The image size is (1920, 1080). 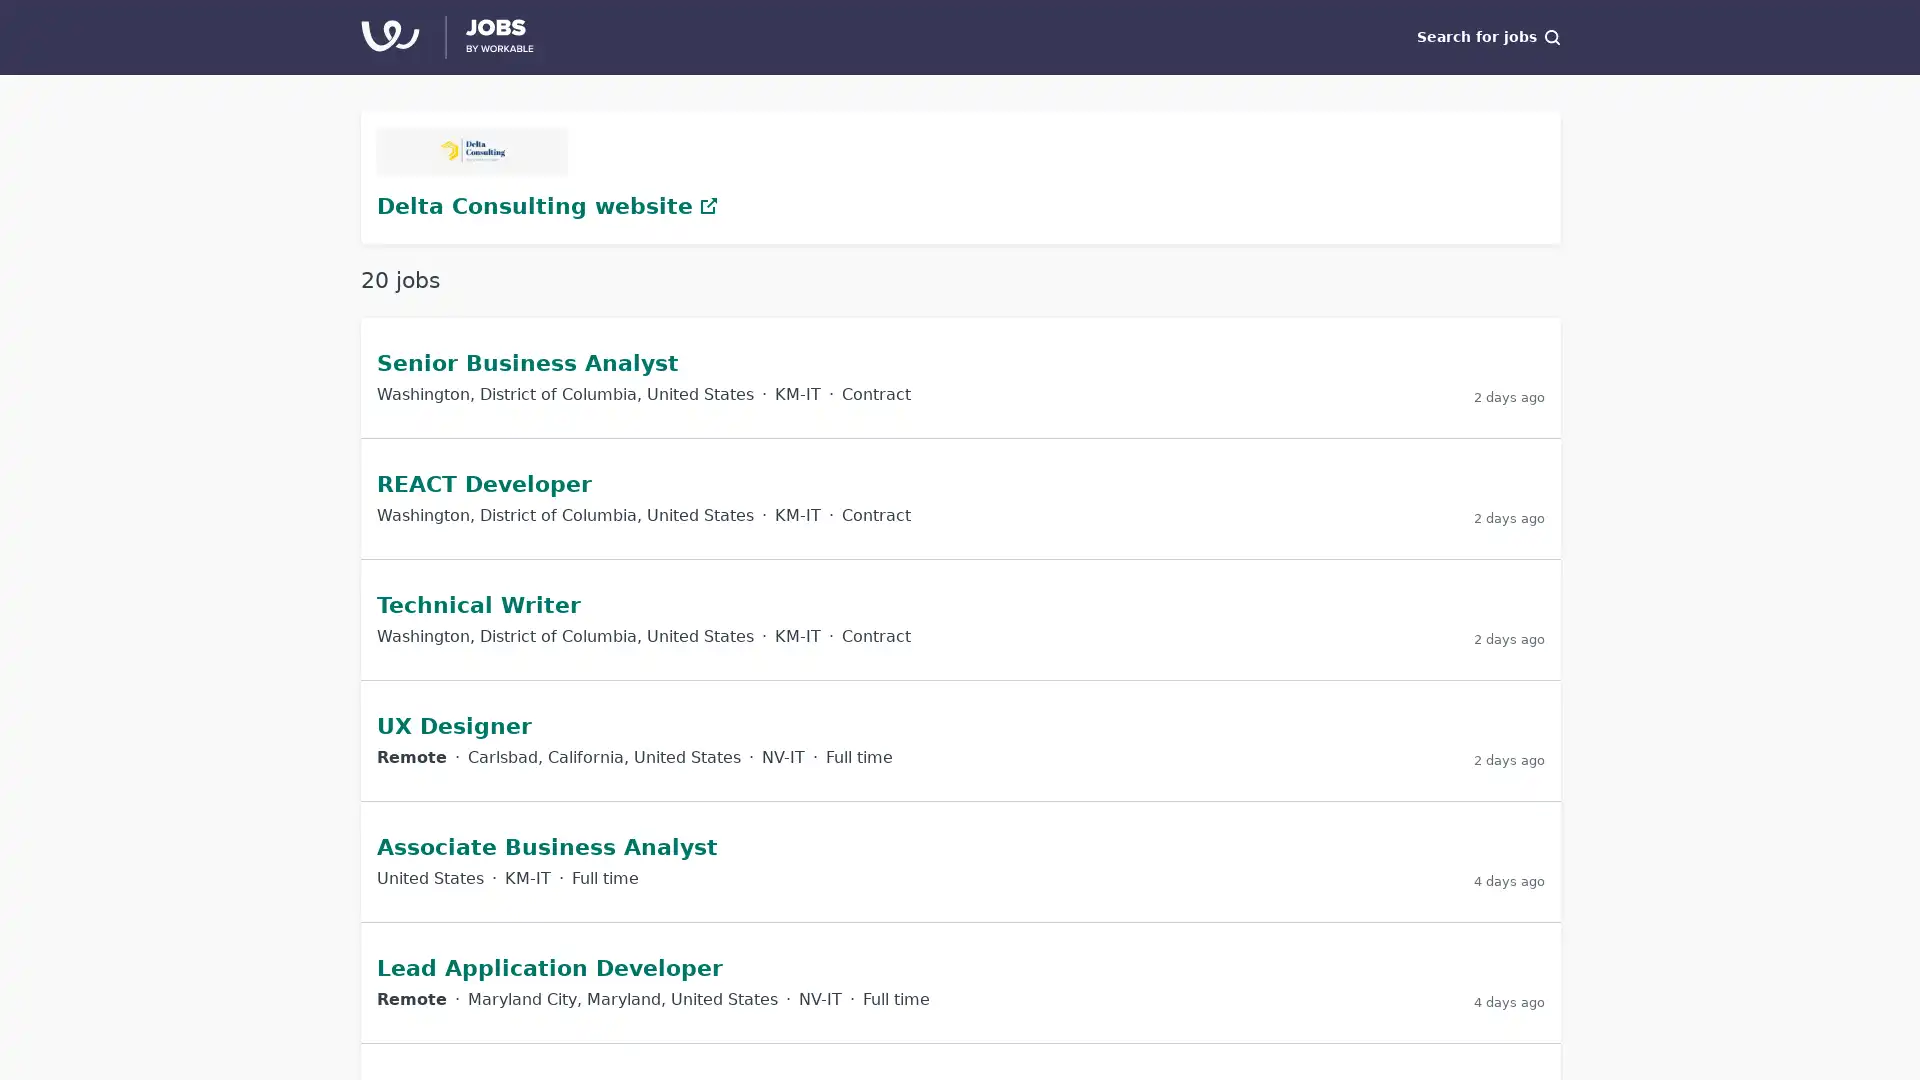 I want to click on Senior Business Analyst at Delta Consulting, so click(x=960, y=377).